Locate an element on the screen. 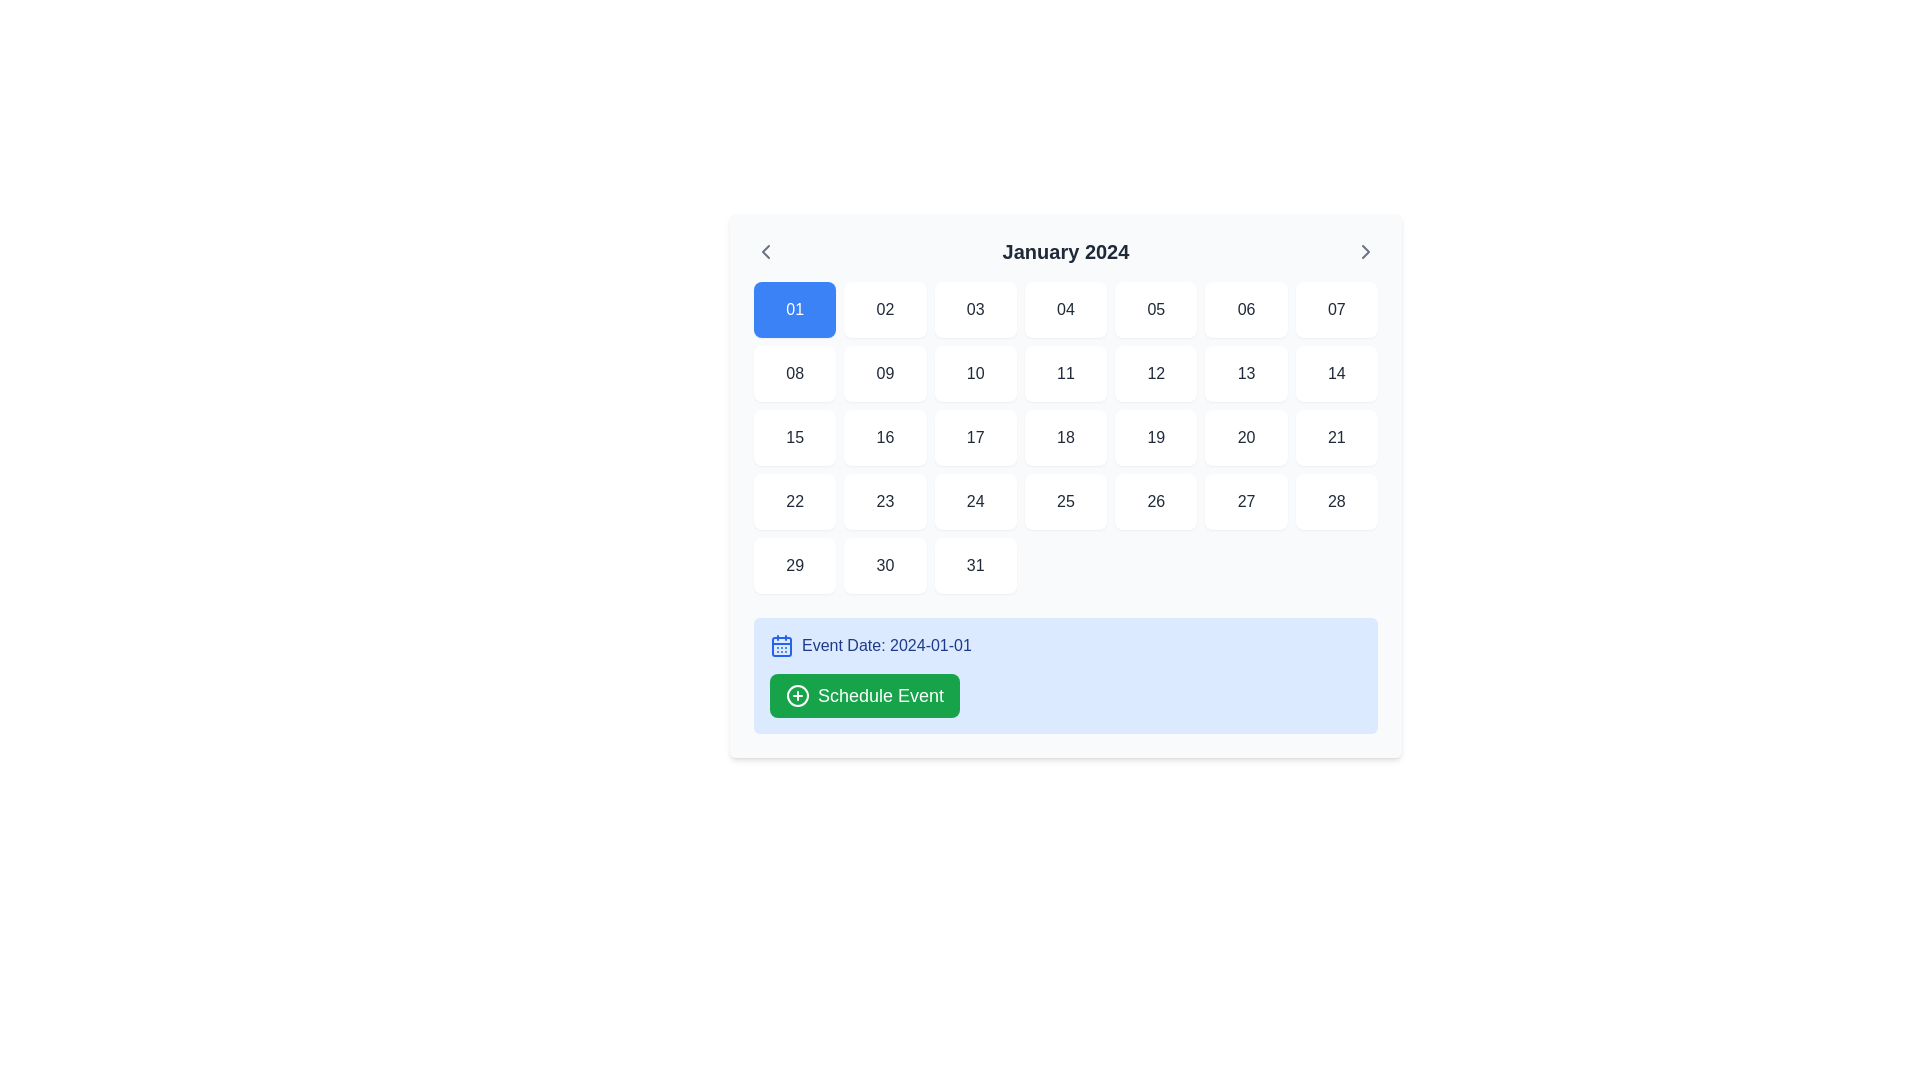 This screenshot has width=1920, height=1080. the button representing the date '21st' in the calendar grid is located at coordinates (1336, 437).